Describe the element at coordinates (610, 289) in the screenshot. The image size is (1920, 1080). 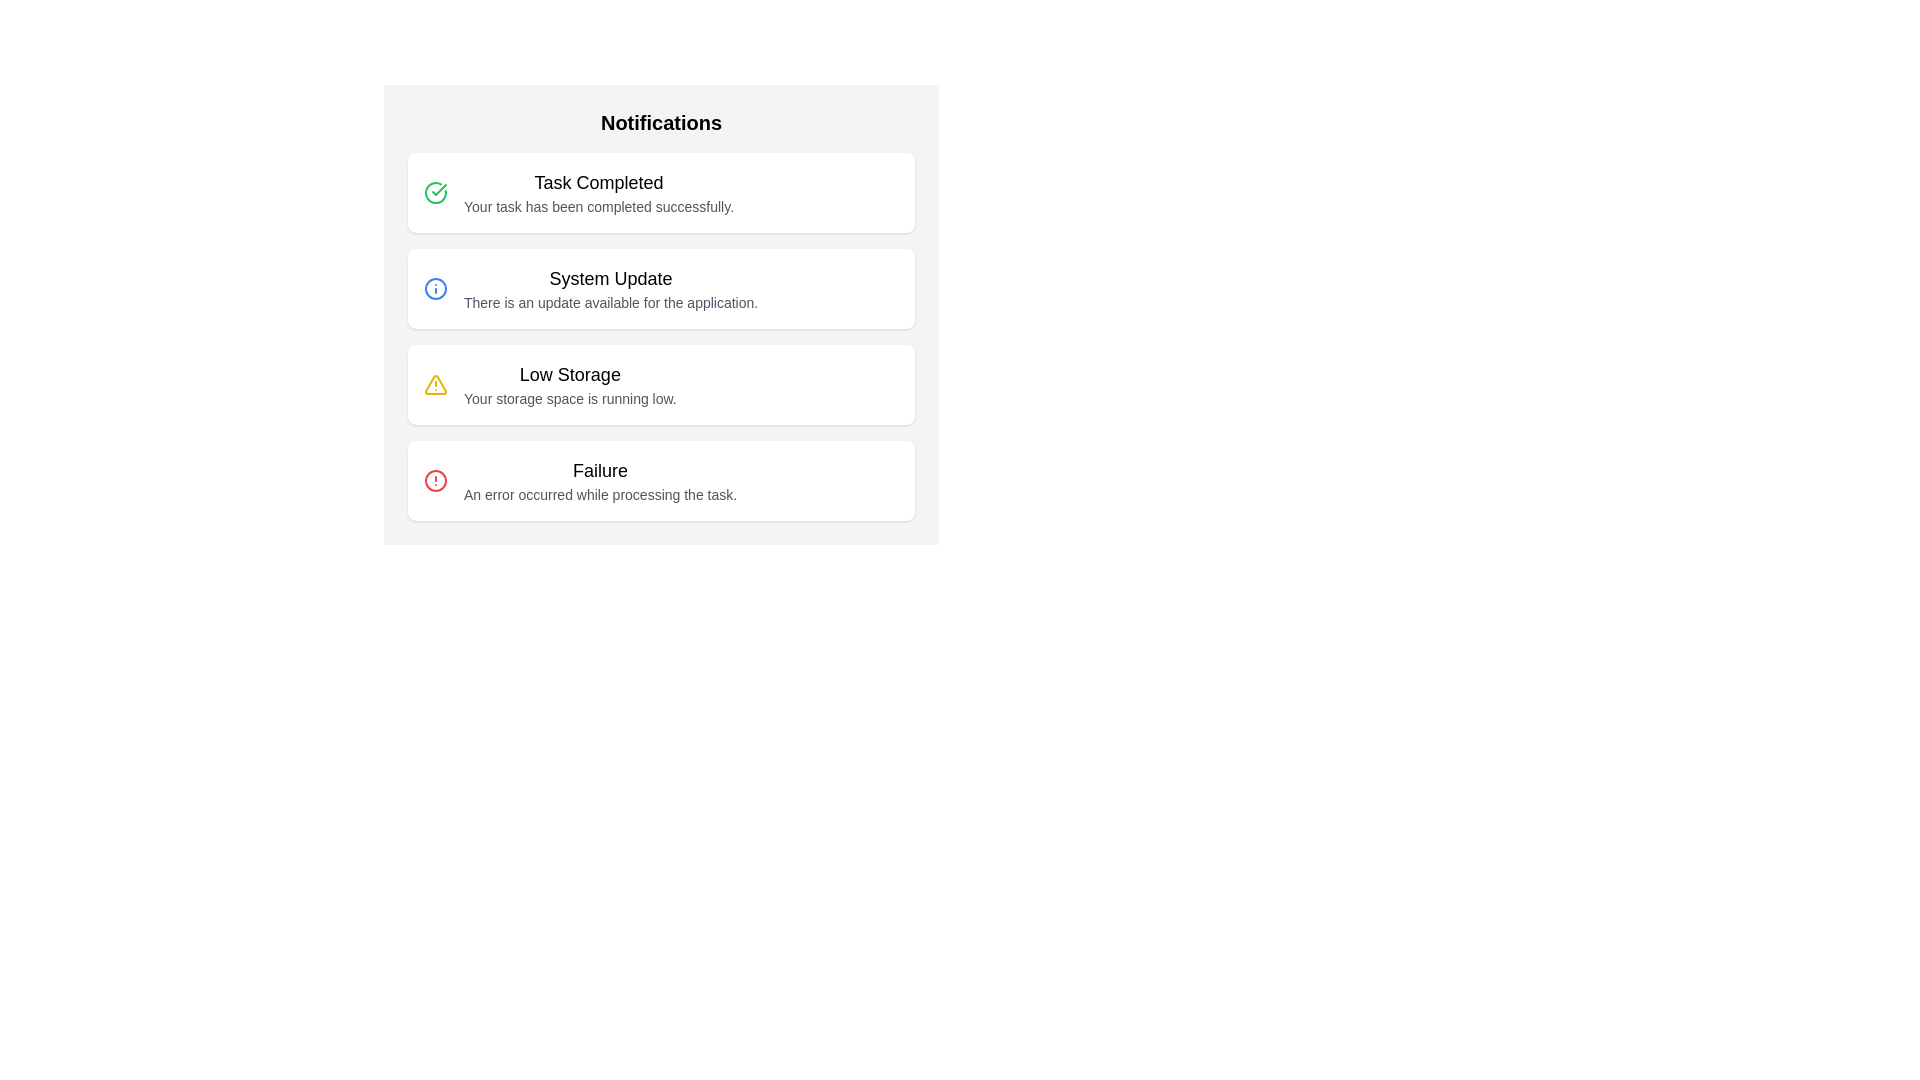
I see `the static text display that informs the user about a system update availability, located in the second notification card from the top, between 'Task Completed' and 'Low Storage'` at that location.